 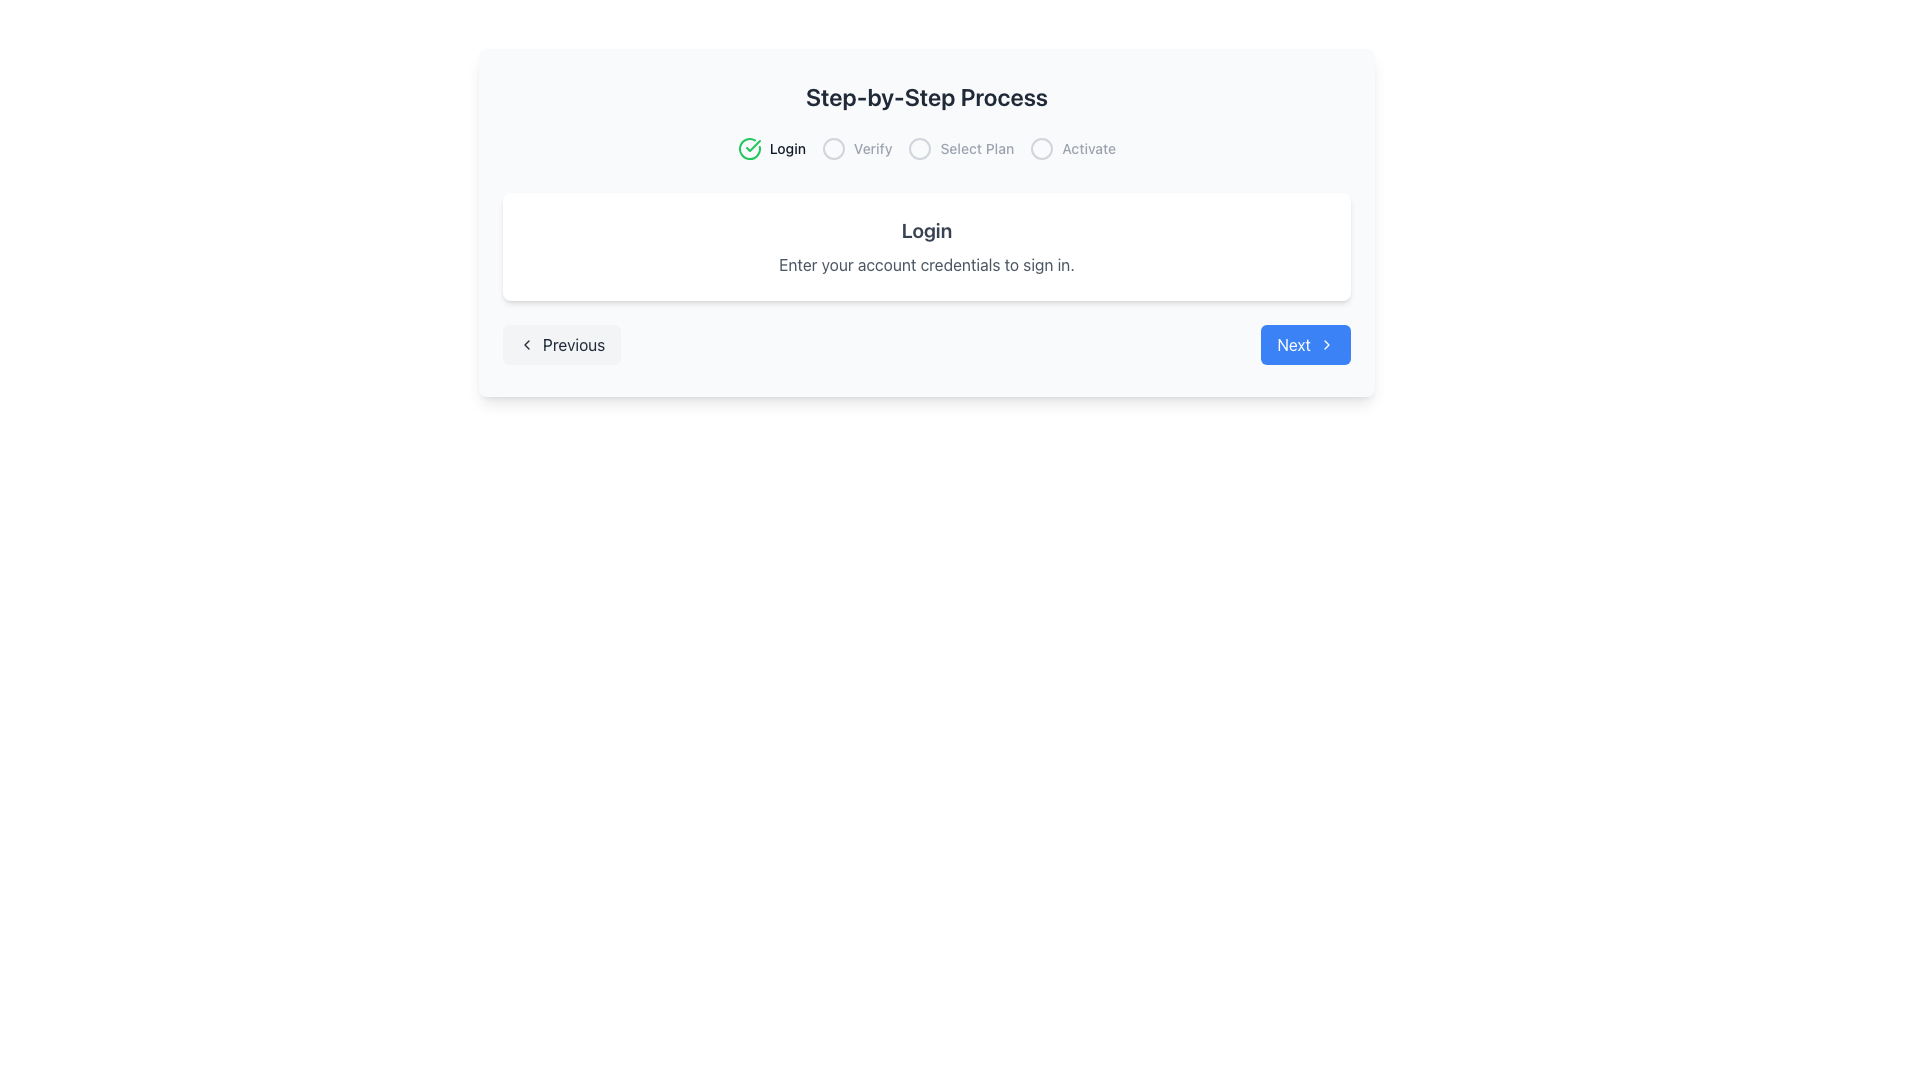 I want to click on the state or styling of the inactive 'Verify' step represented by the first SVG circle in the step-by-step progress bar, so click(x=833, y=148).